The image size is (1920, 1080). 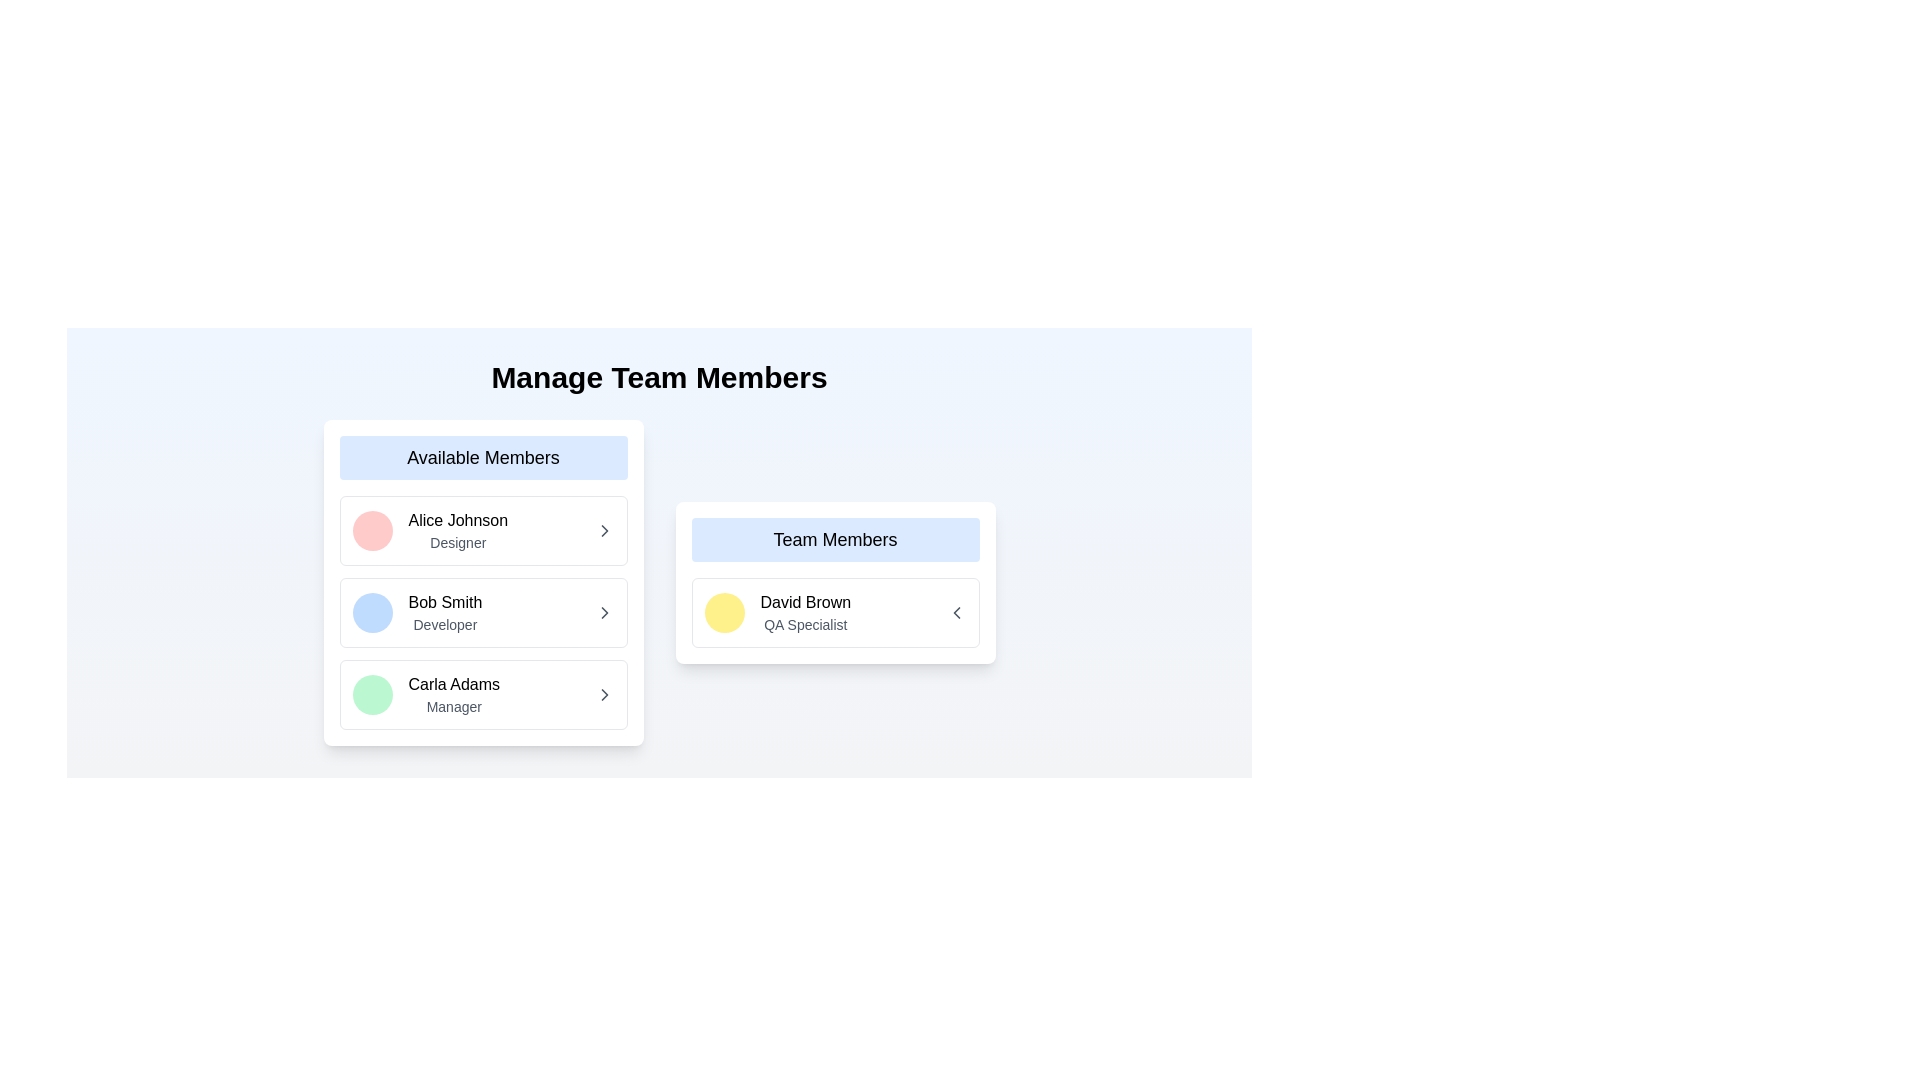 I want to click on the chevron-right icon associated with 'Carla Adams - Manager' in the 'Available Members' section, so click(x=603, y=693).